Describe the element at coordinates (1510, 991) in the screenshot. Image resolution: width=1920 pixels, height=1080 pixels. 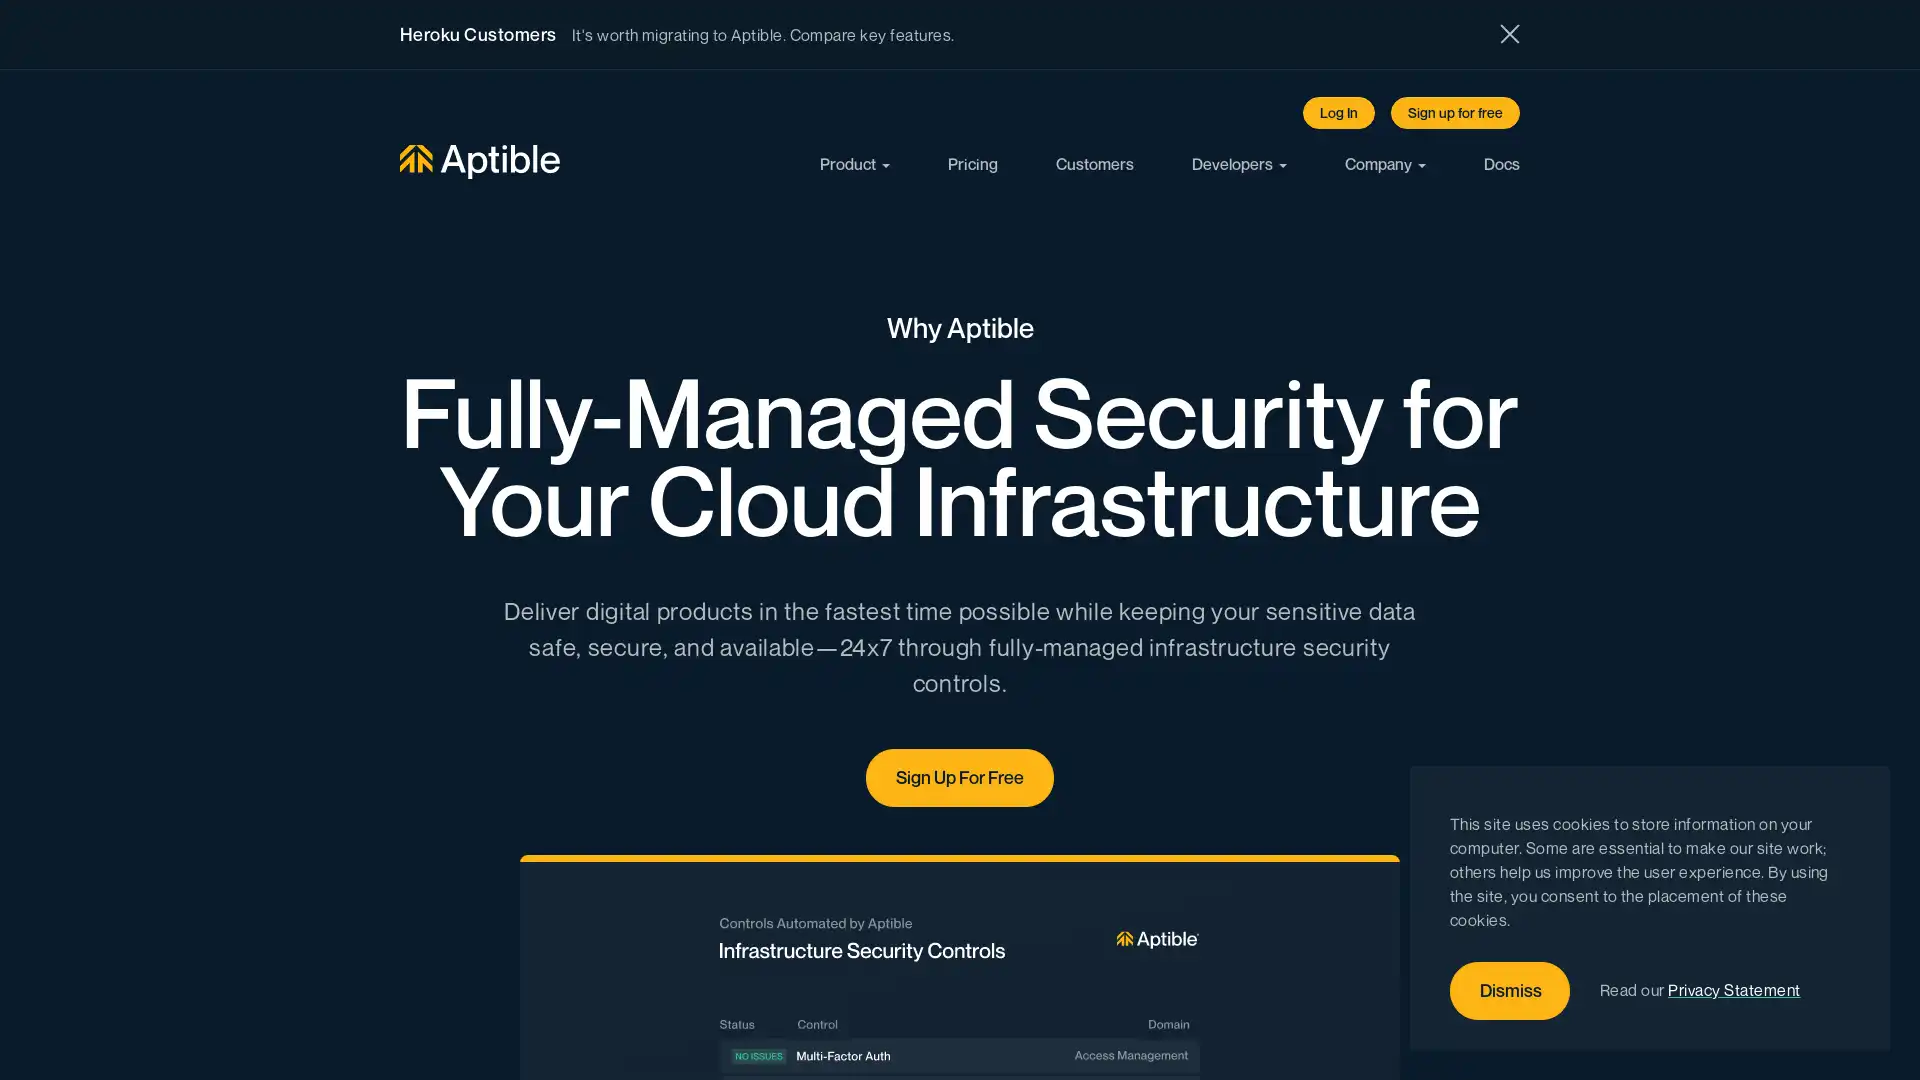
I see `Dismiss` at that location.